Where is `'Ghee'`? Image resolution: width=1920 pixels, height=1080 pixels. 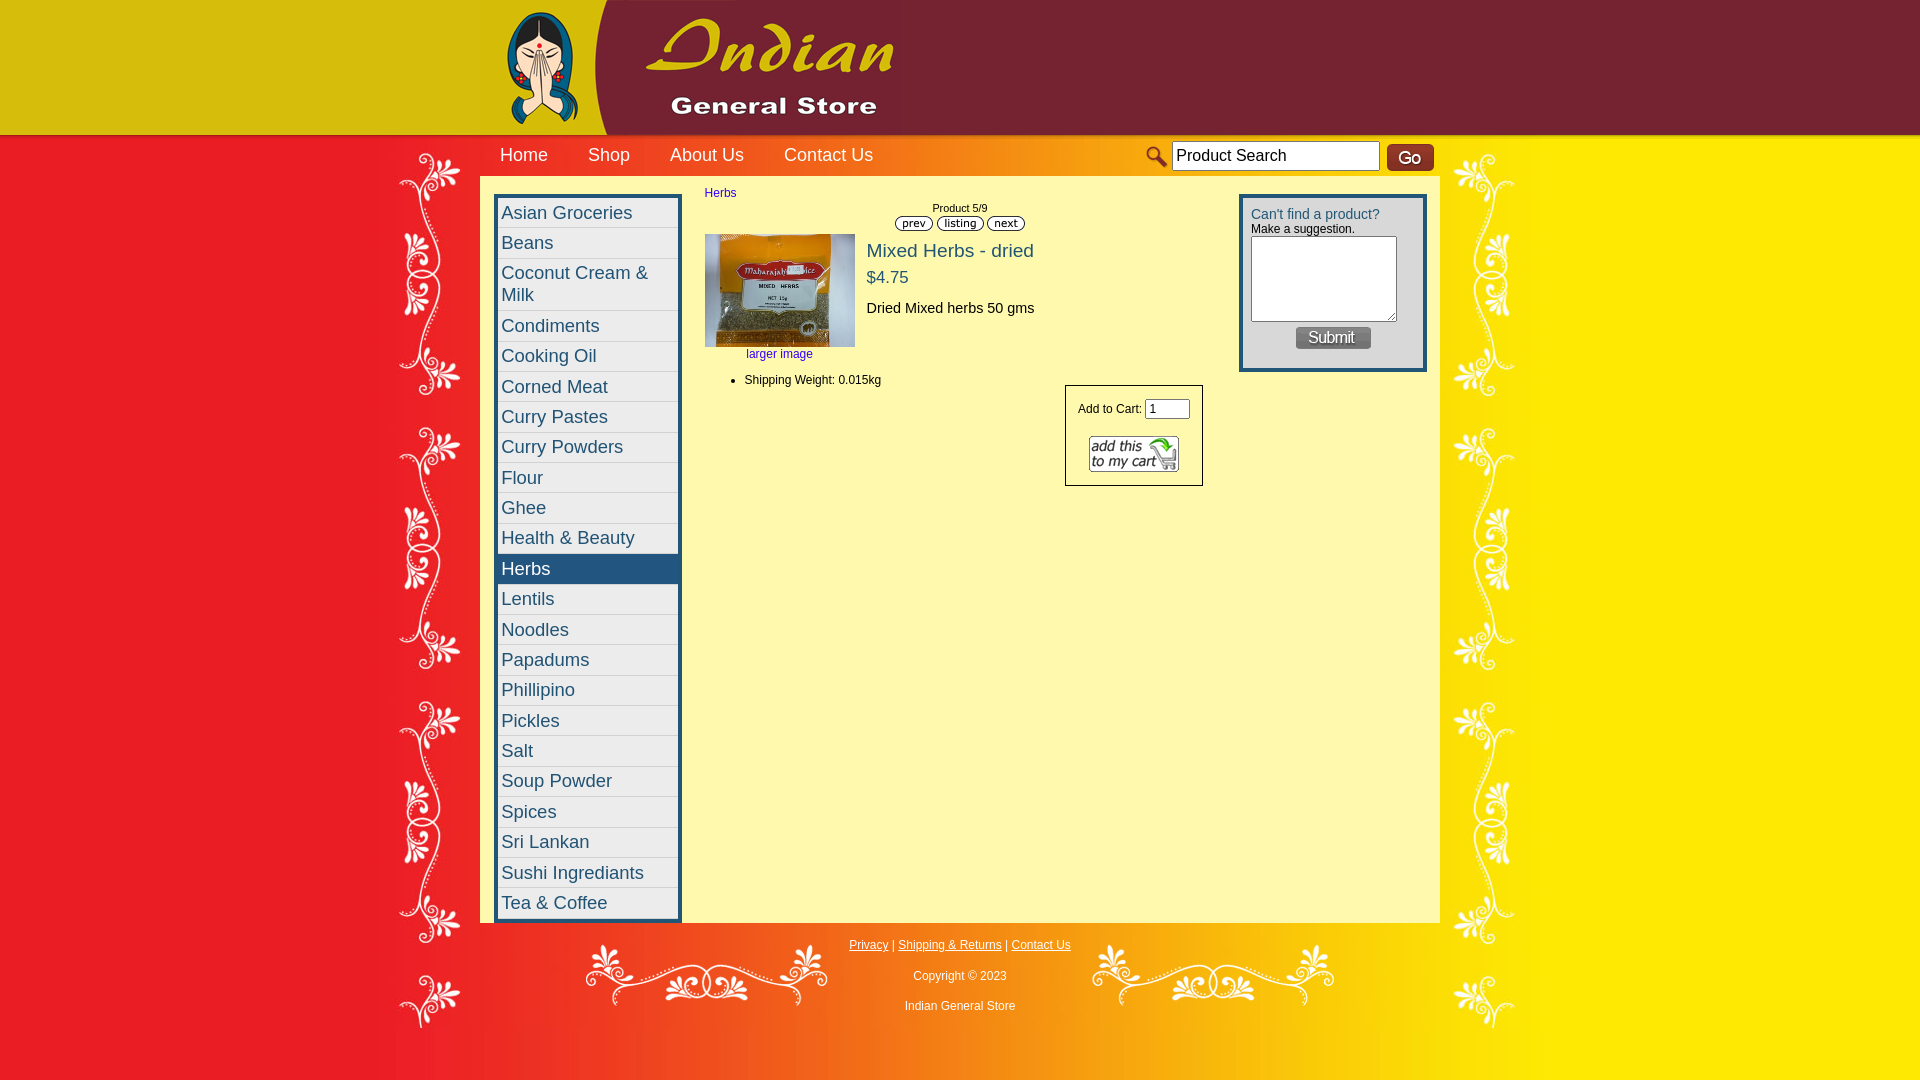
'Ghee' is located at coordinates (587, 507).